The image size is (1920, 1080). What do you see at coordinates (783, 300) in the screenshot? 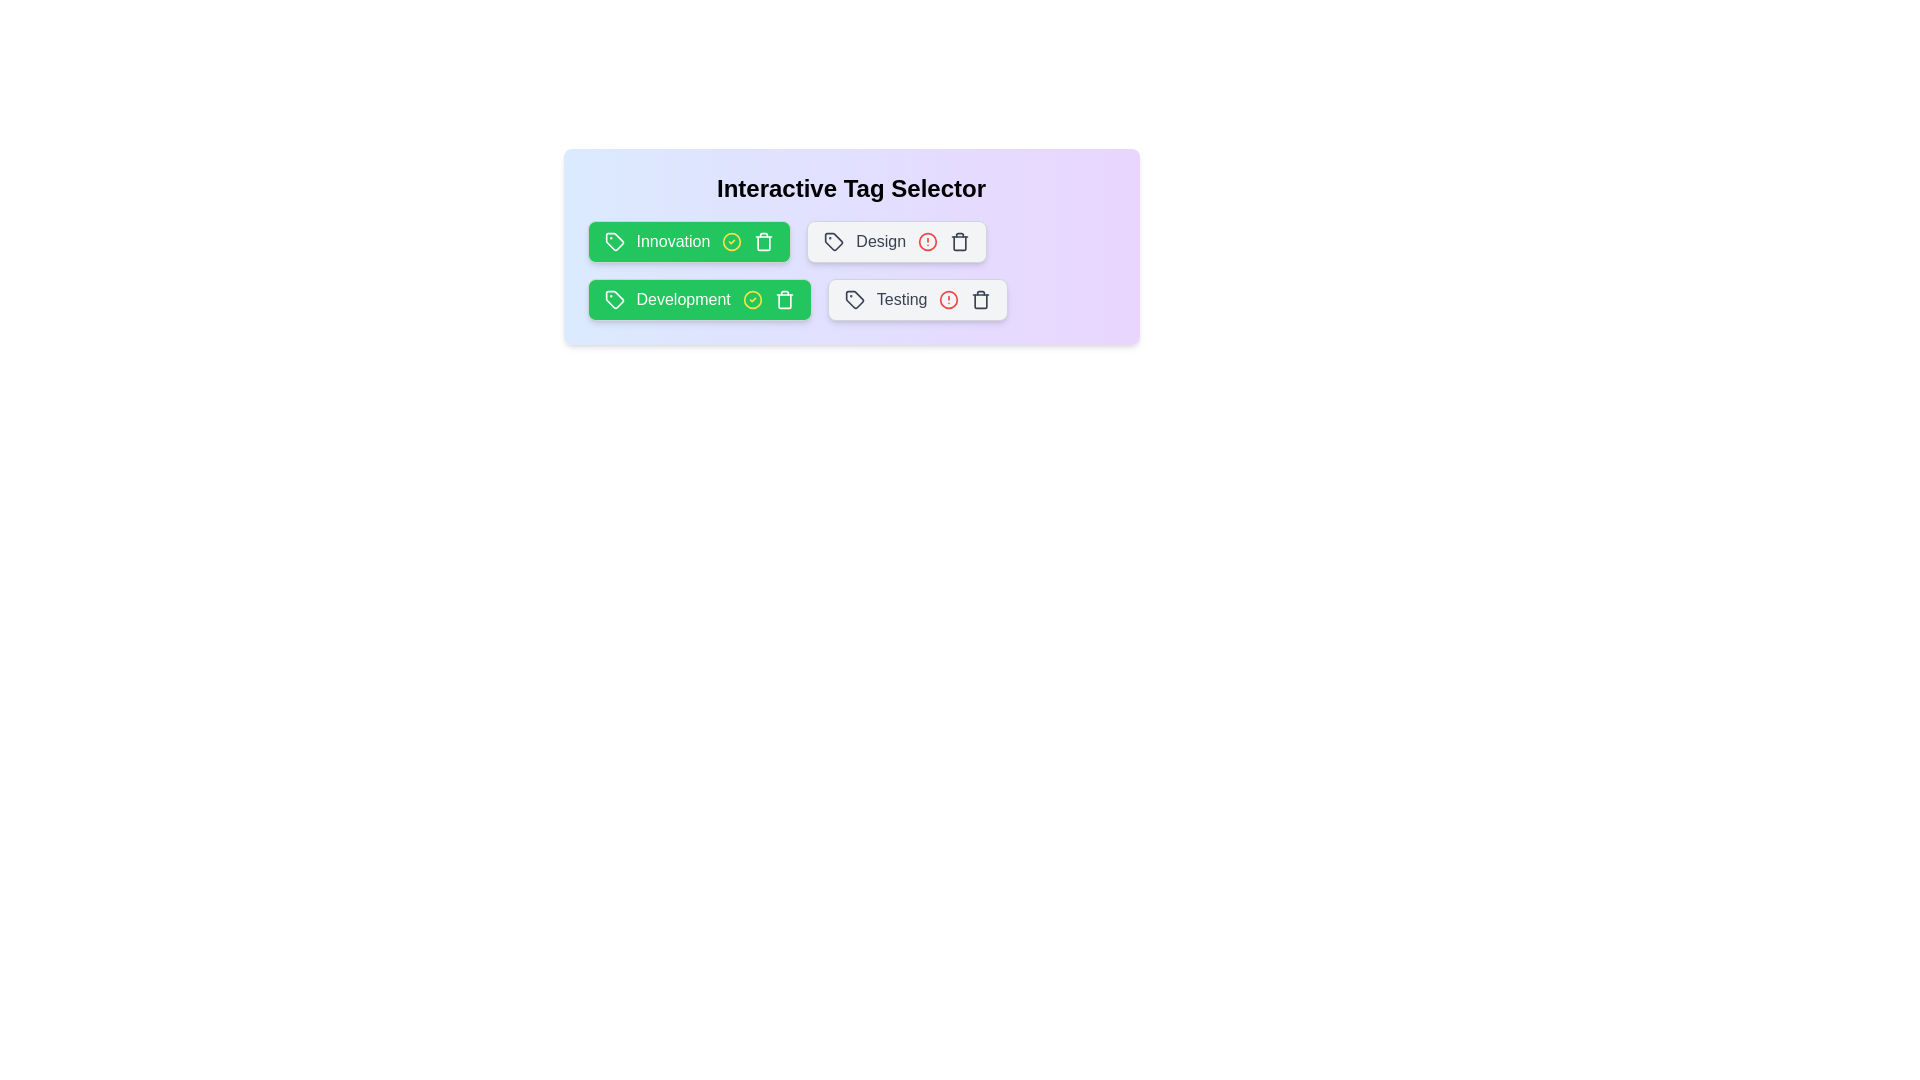
I see `the delete button for the tag labeled Development` at bounding box center [783, 300].